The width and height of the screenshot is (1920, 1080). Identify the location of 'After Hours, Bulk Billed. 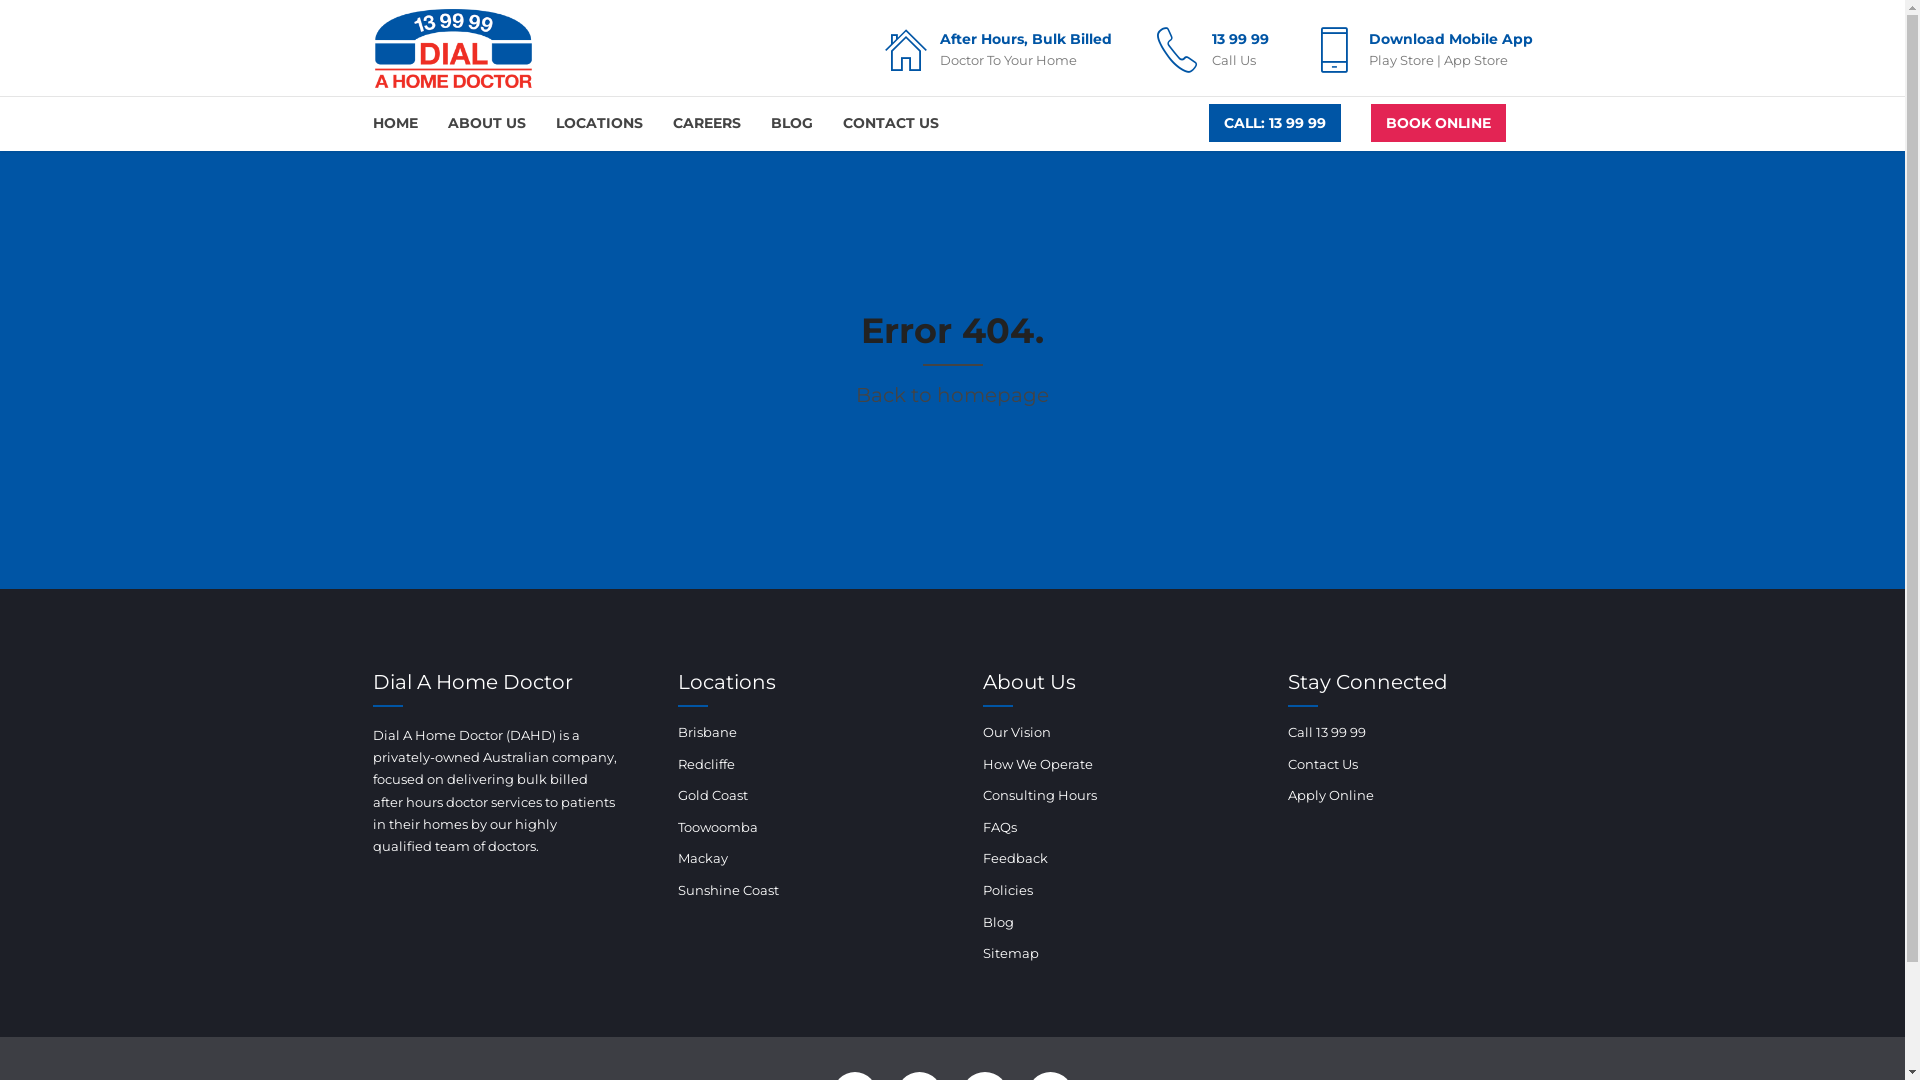
(994, 48).